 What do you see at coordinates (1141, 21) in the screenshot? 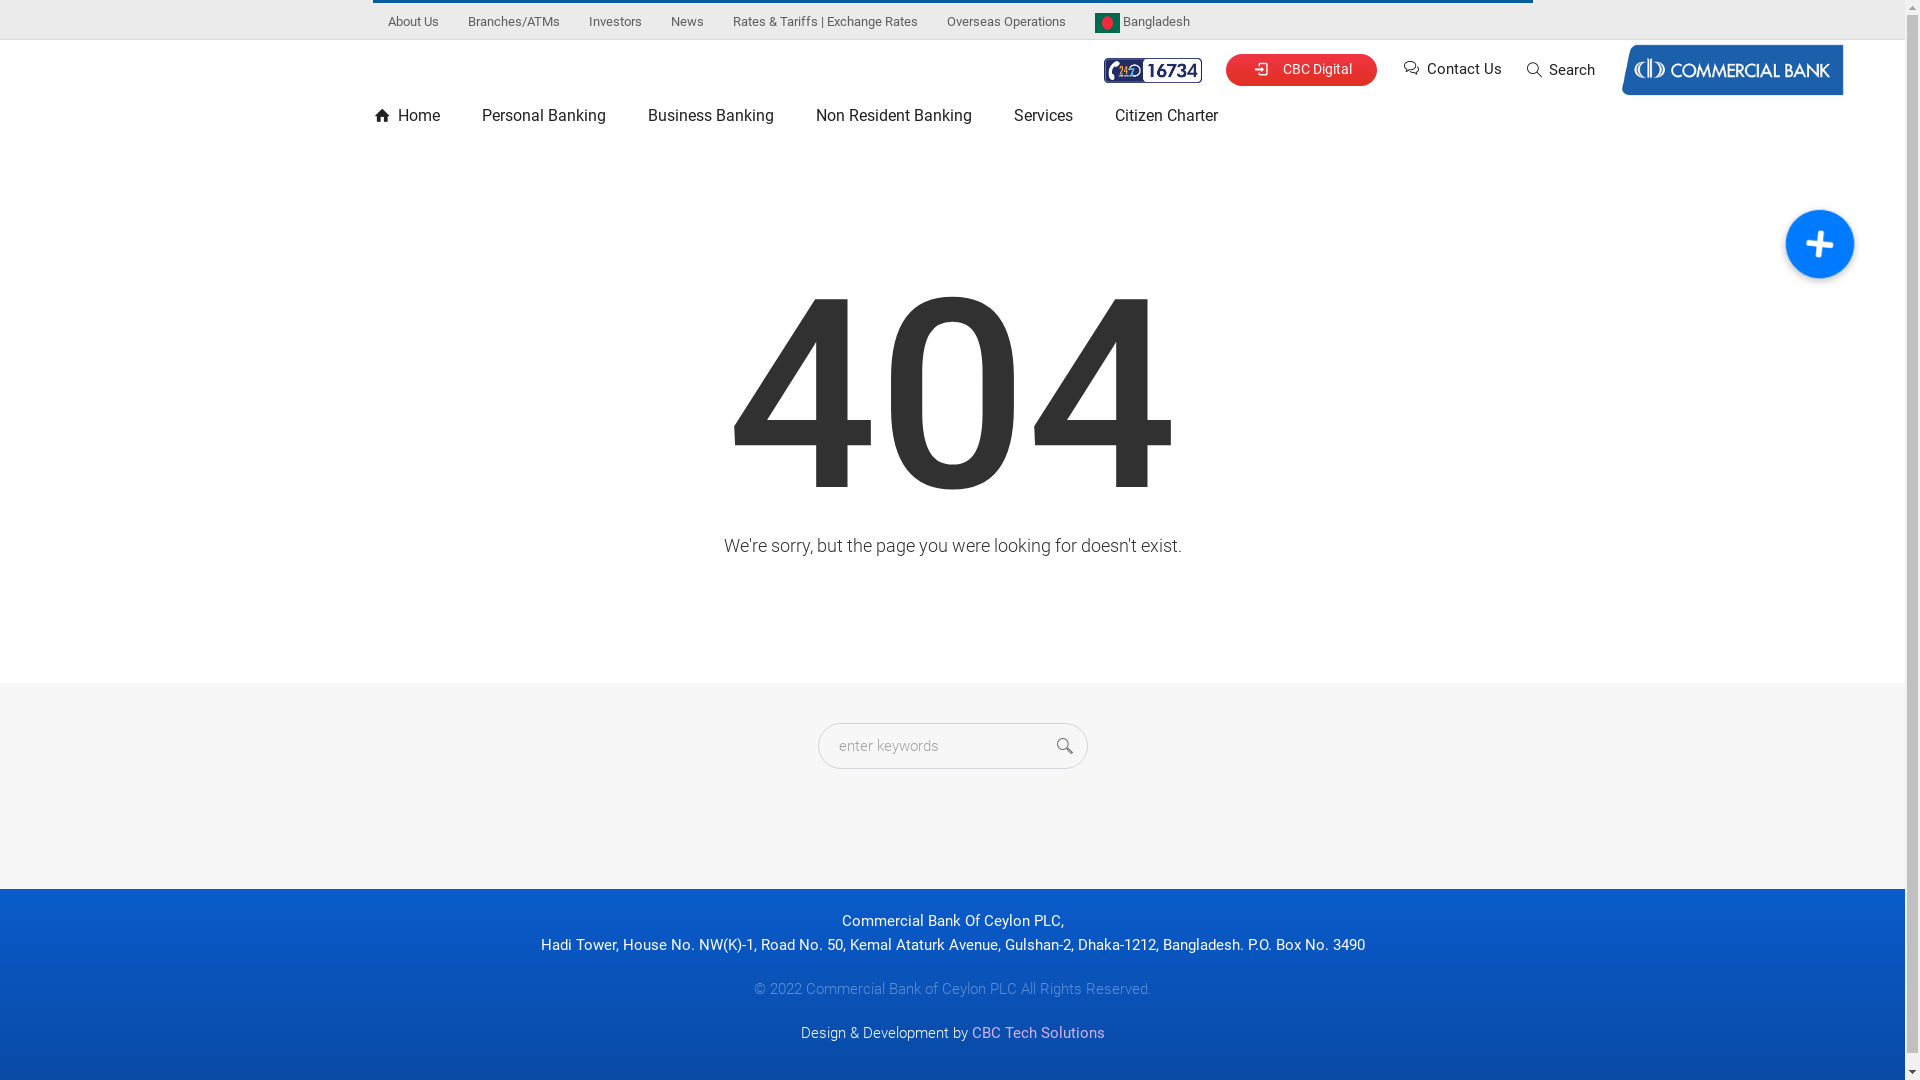
I see `' Bangladesh'` at bounding box center [1141, 21].